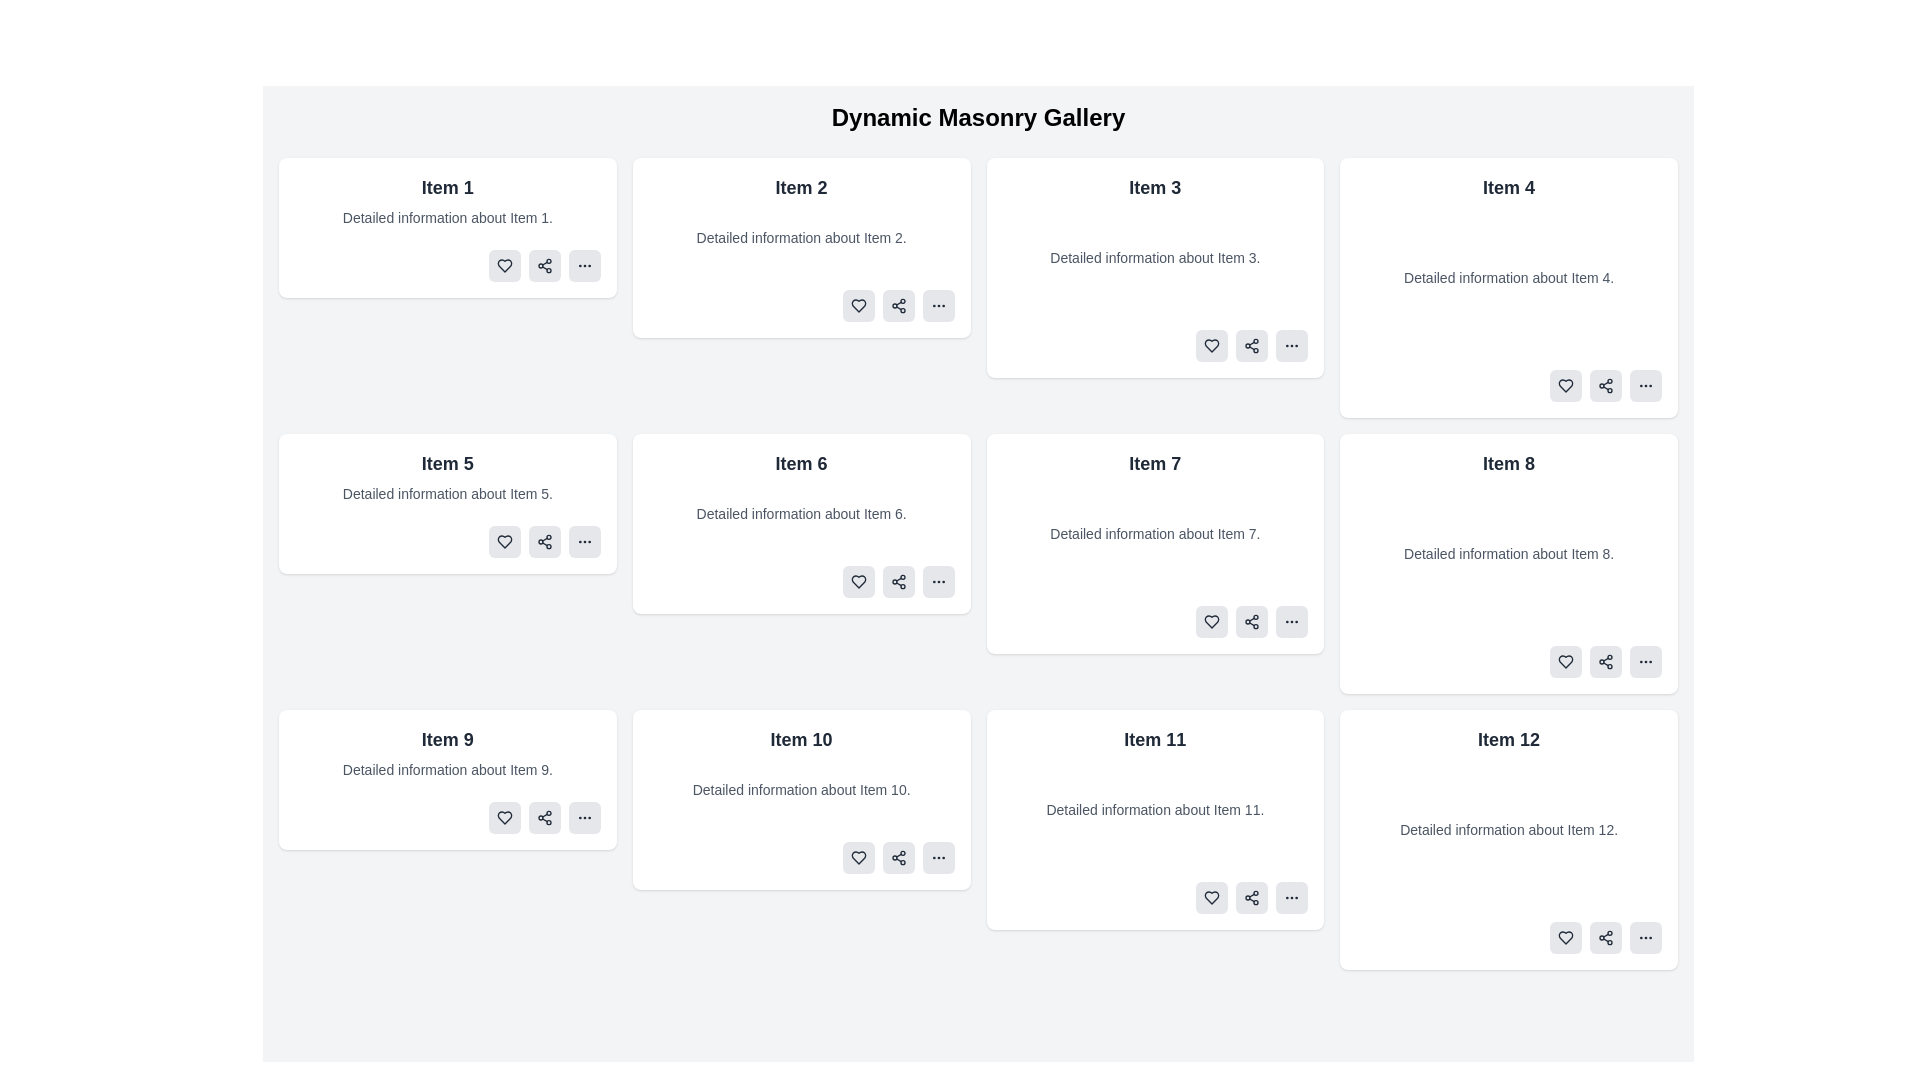 This screenshot has height=1080, width=1920. I want to click on text content of the Text Header located at the top of the interface, which is centrally aligned and above a grid of items, so click(978, 118).